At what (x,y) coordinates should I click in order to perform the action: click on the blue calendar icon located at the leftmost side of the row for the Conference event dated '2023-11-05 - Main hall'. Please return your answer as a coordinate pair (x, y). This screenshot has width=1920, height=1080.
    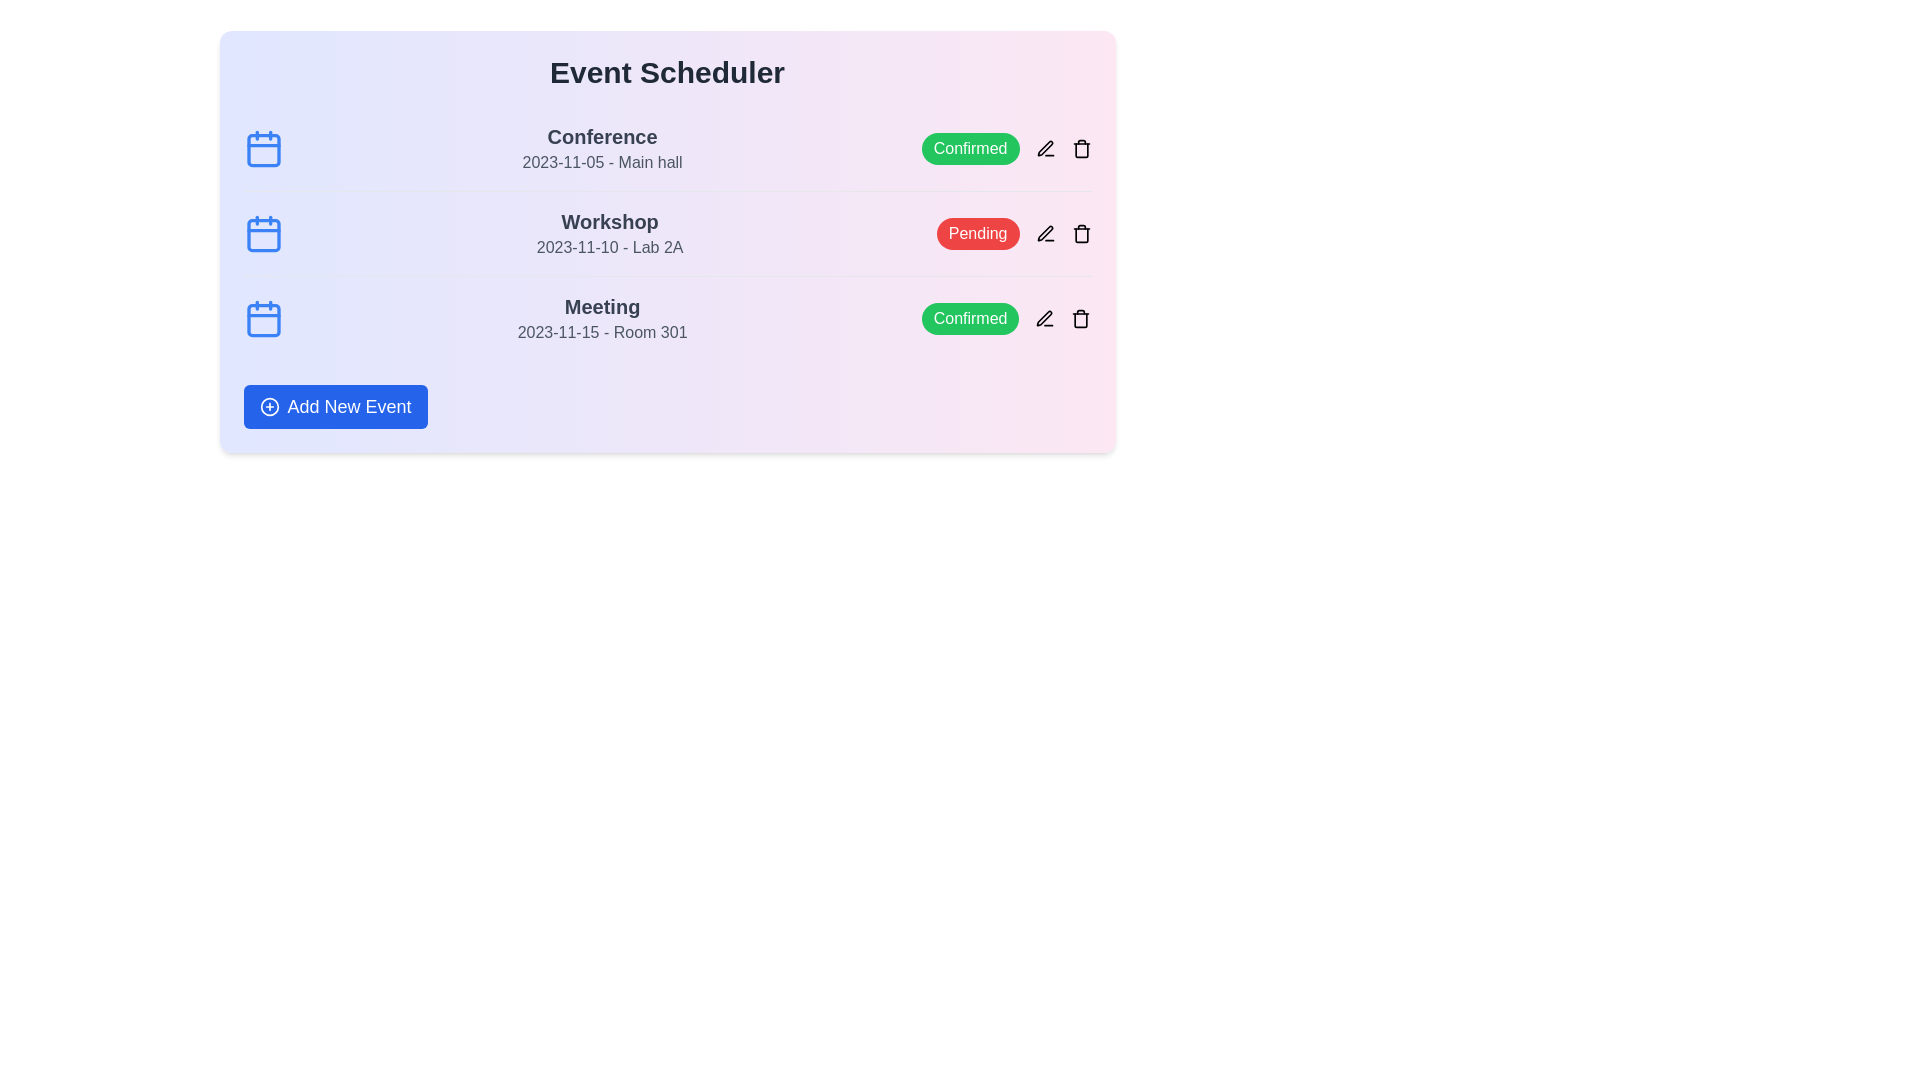
    Looking at the image, I should click on (262, 148).